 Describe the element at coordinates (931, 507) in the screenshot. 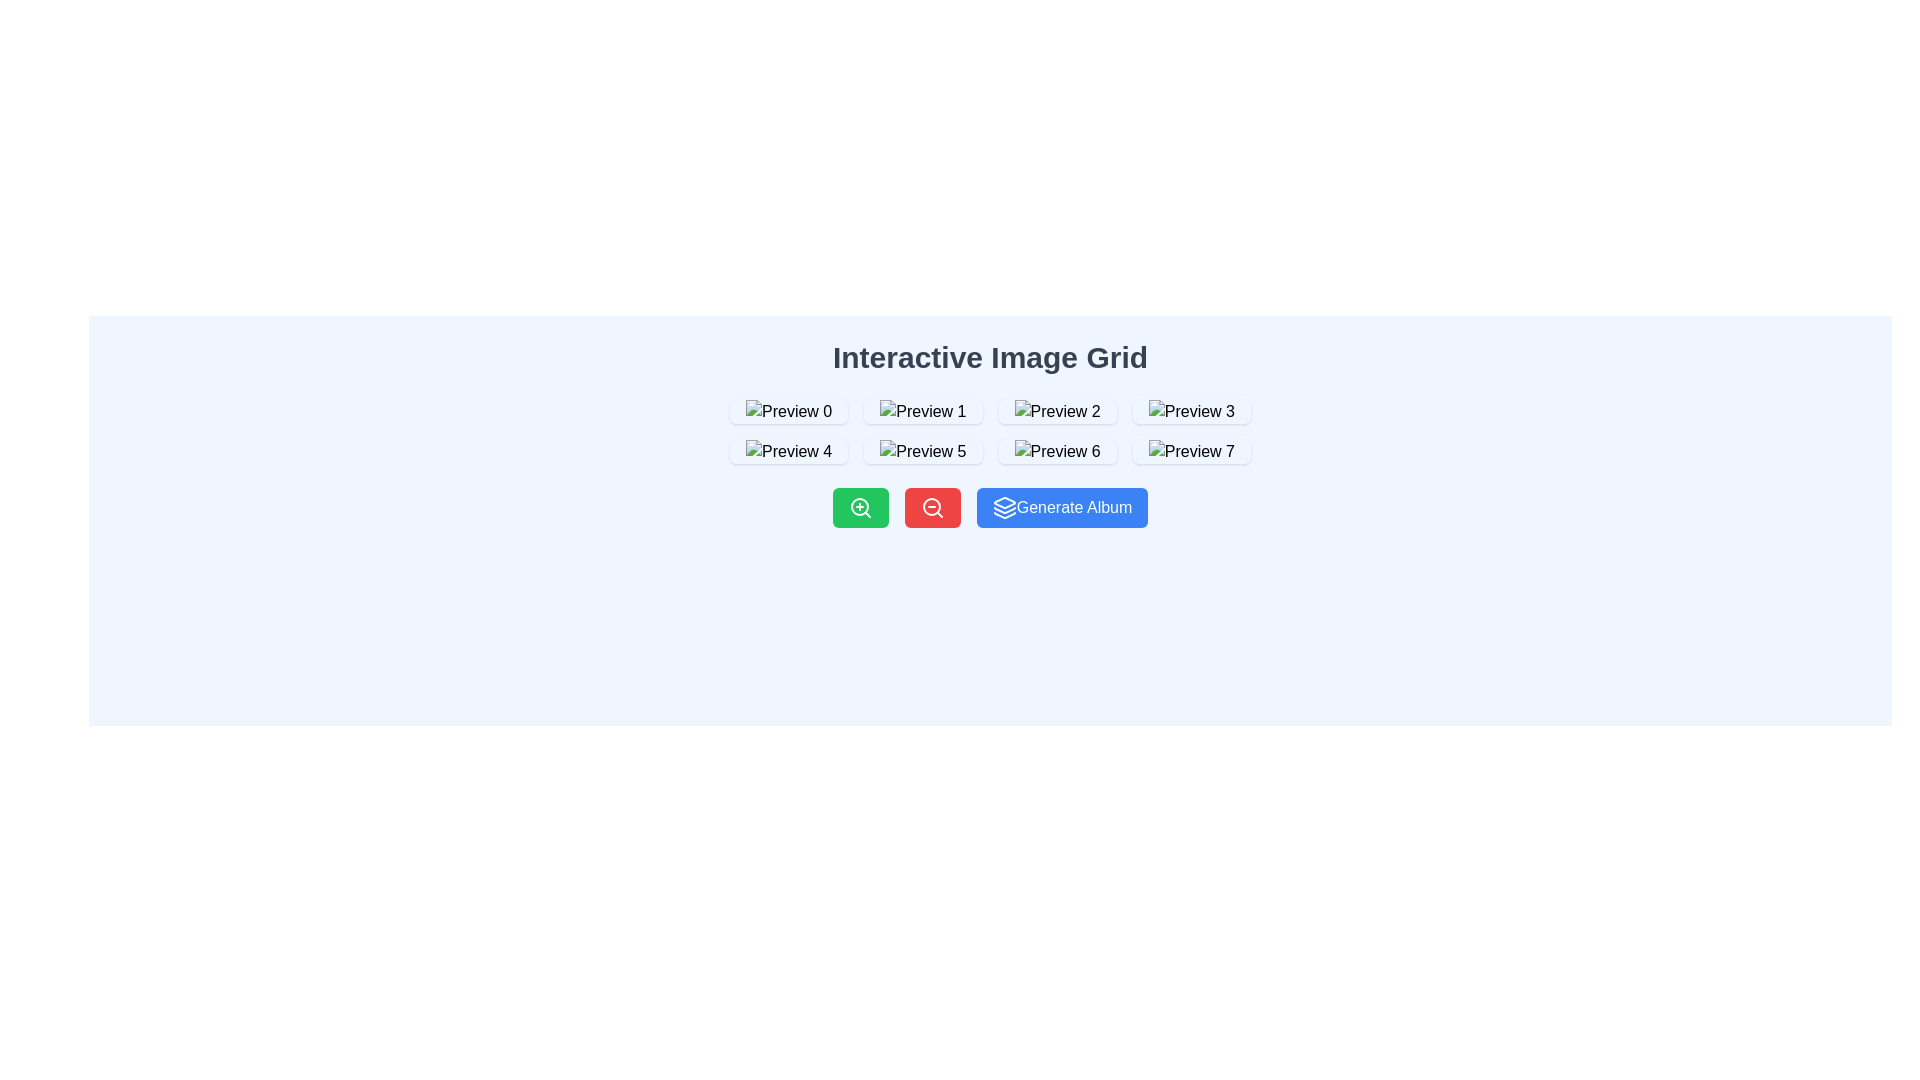

I see `the red rectangular button with a bold white magnifying glass icon that has a minus symbol inside it, located between the green button and the blue button` at that location.